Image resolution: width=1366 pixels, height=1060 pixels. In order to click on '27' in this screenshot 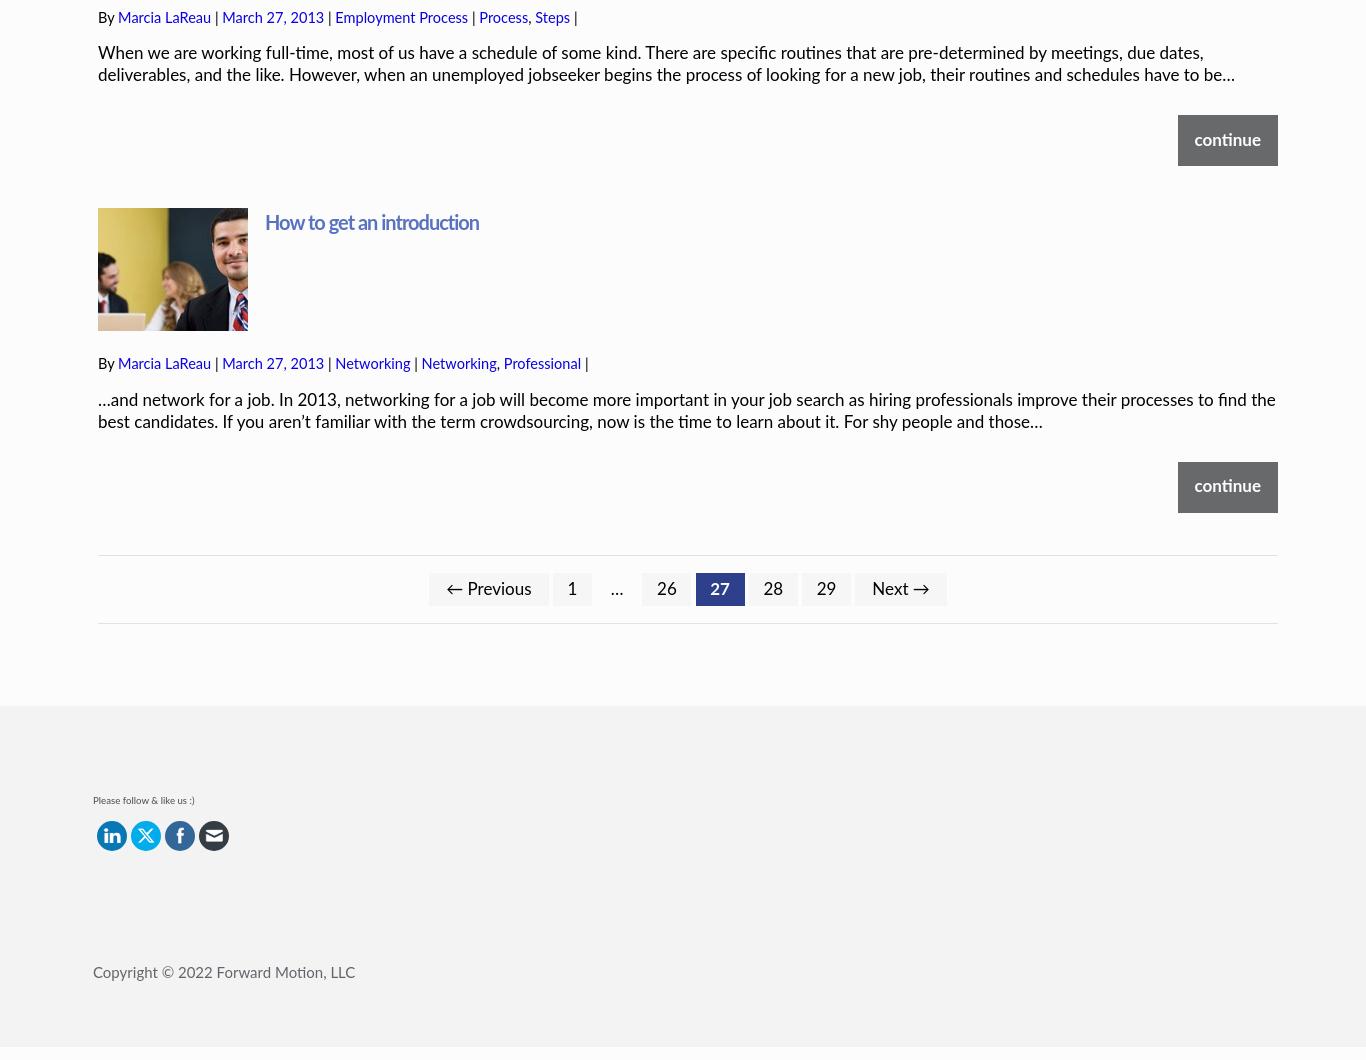, I will do `click(719, 519)`.